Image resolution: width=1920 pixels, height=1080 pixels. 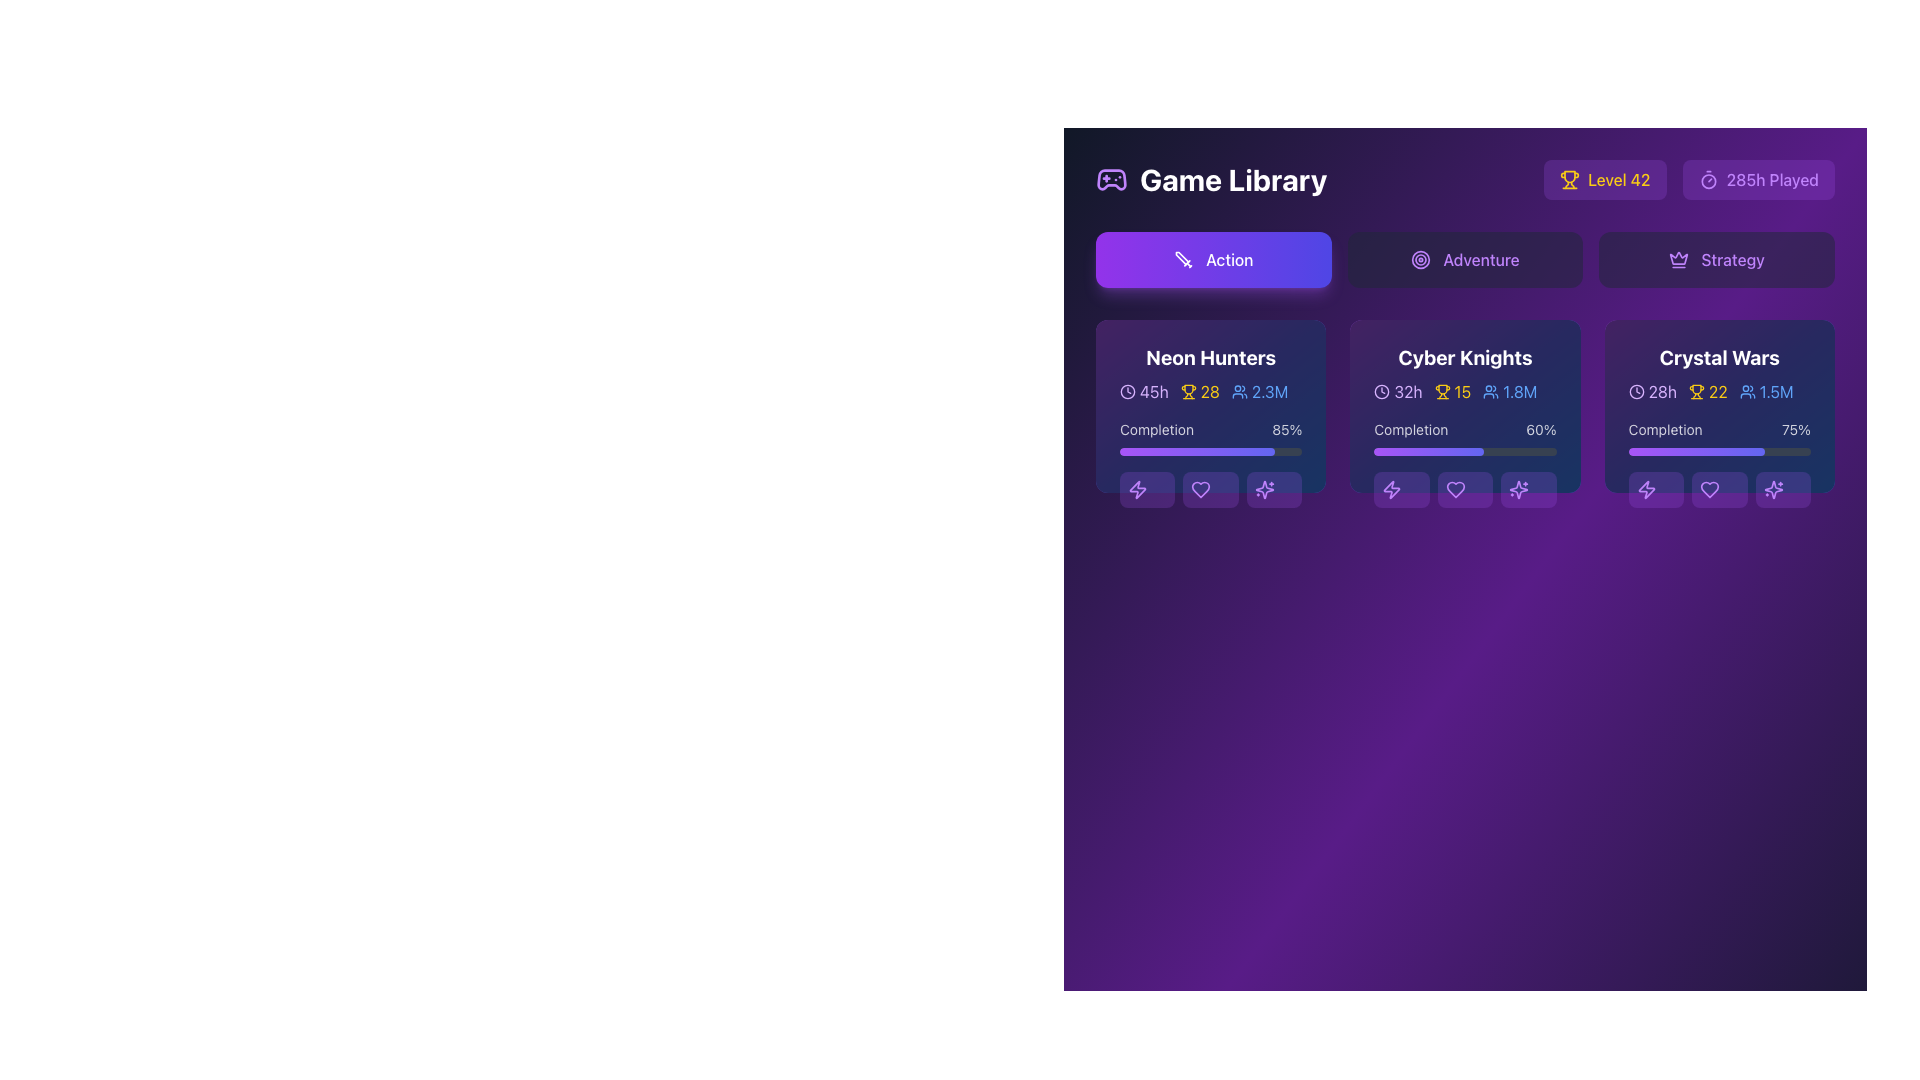 What do you see at coordinates (1718, 357) in the screenshot?
I see `the text label displaying the title 'Crystal Wars' in bold typography, which is located at the top center of the game's card in the 'Game Library' section` at bounding box center [1718, 357].